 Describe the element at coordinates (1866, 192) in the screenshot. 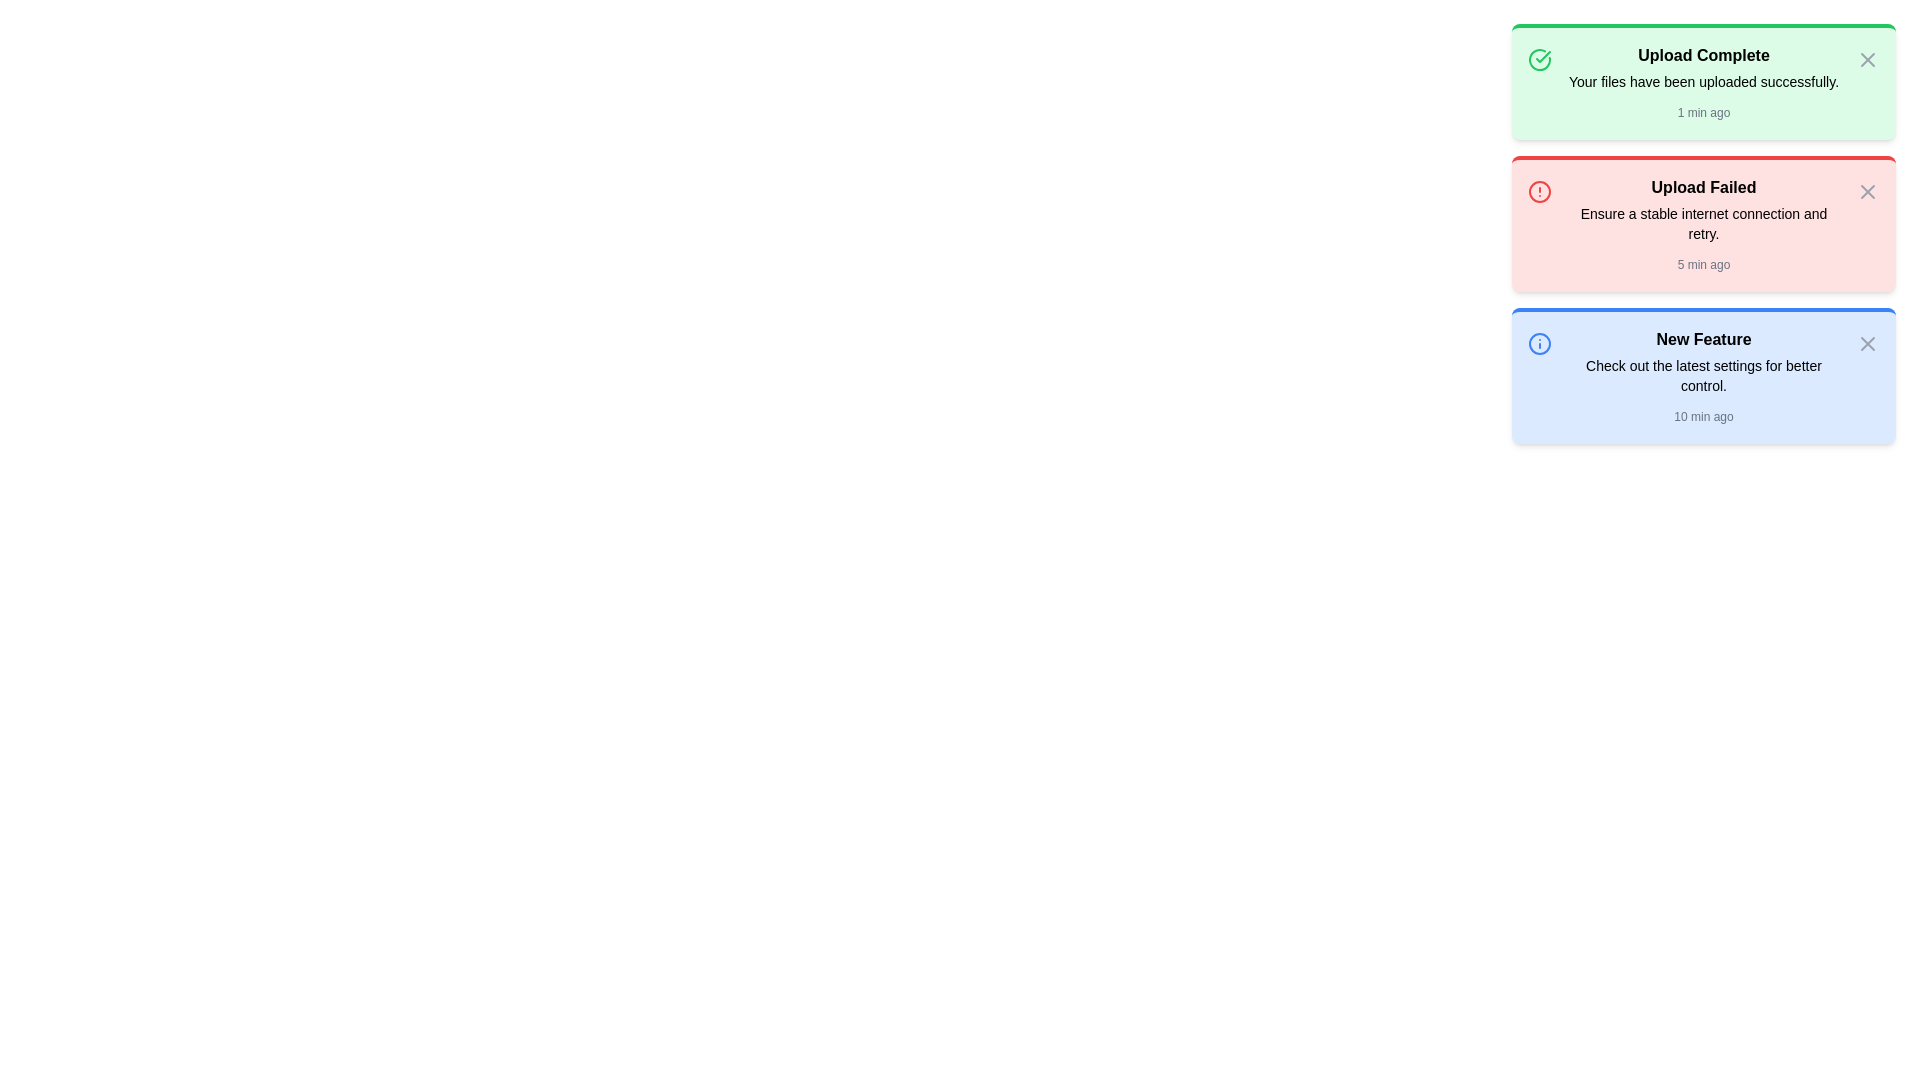

I see `the button in the top-right corner of the notification card` at that location.